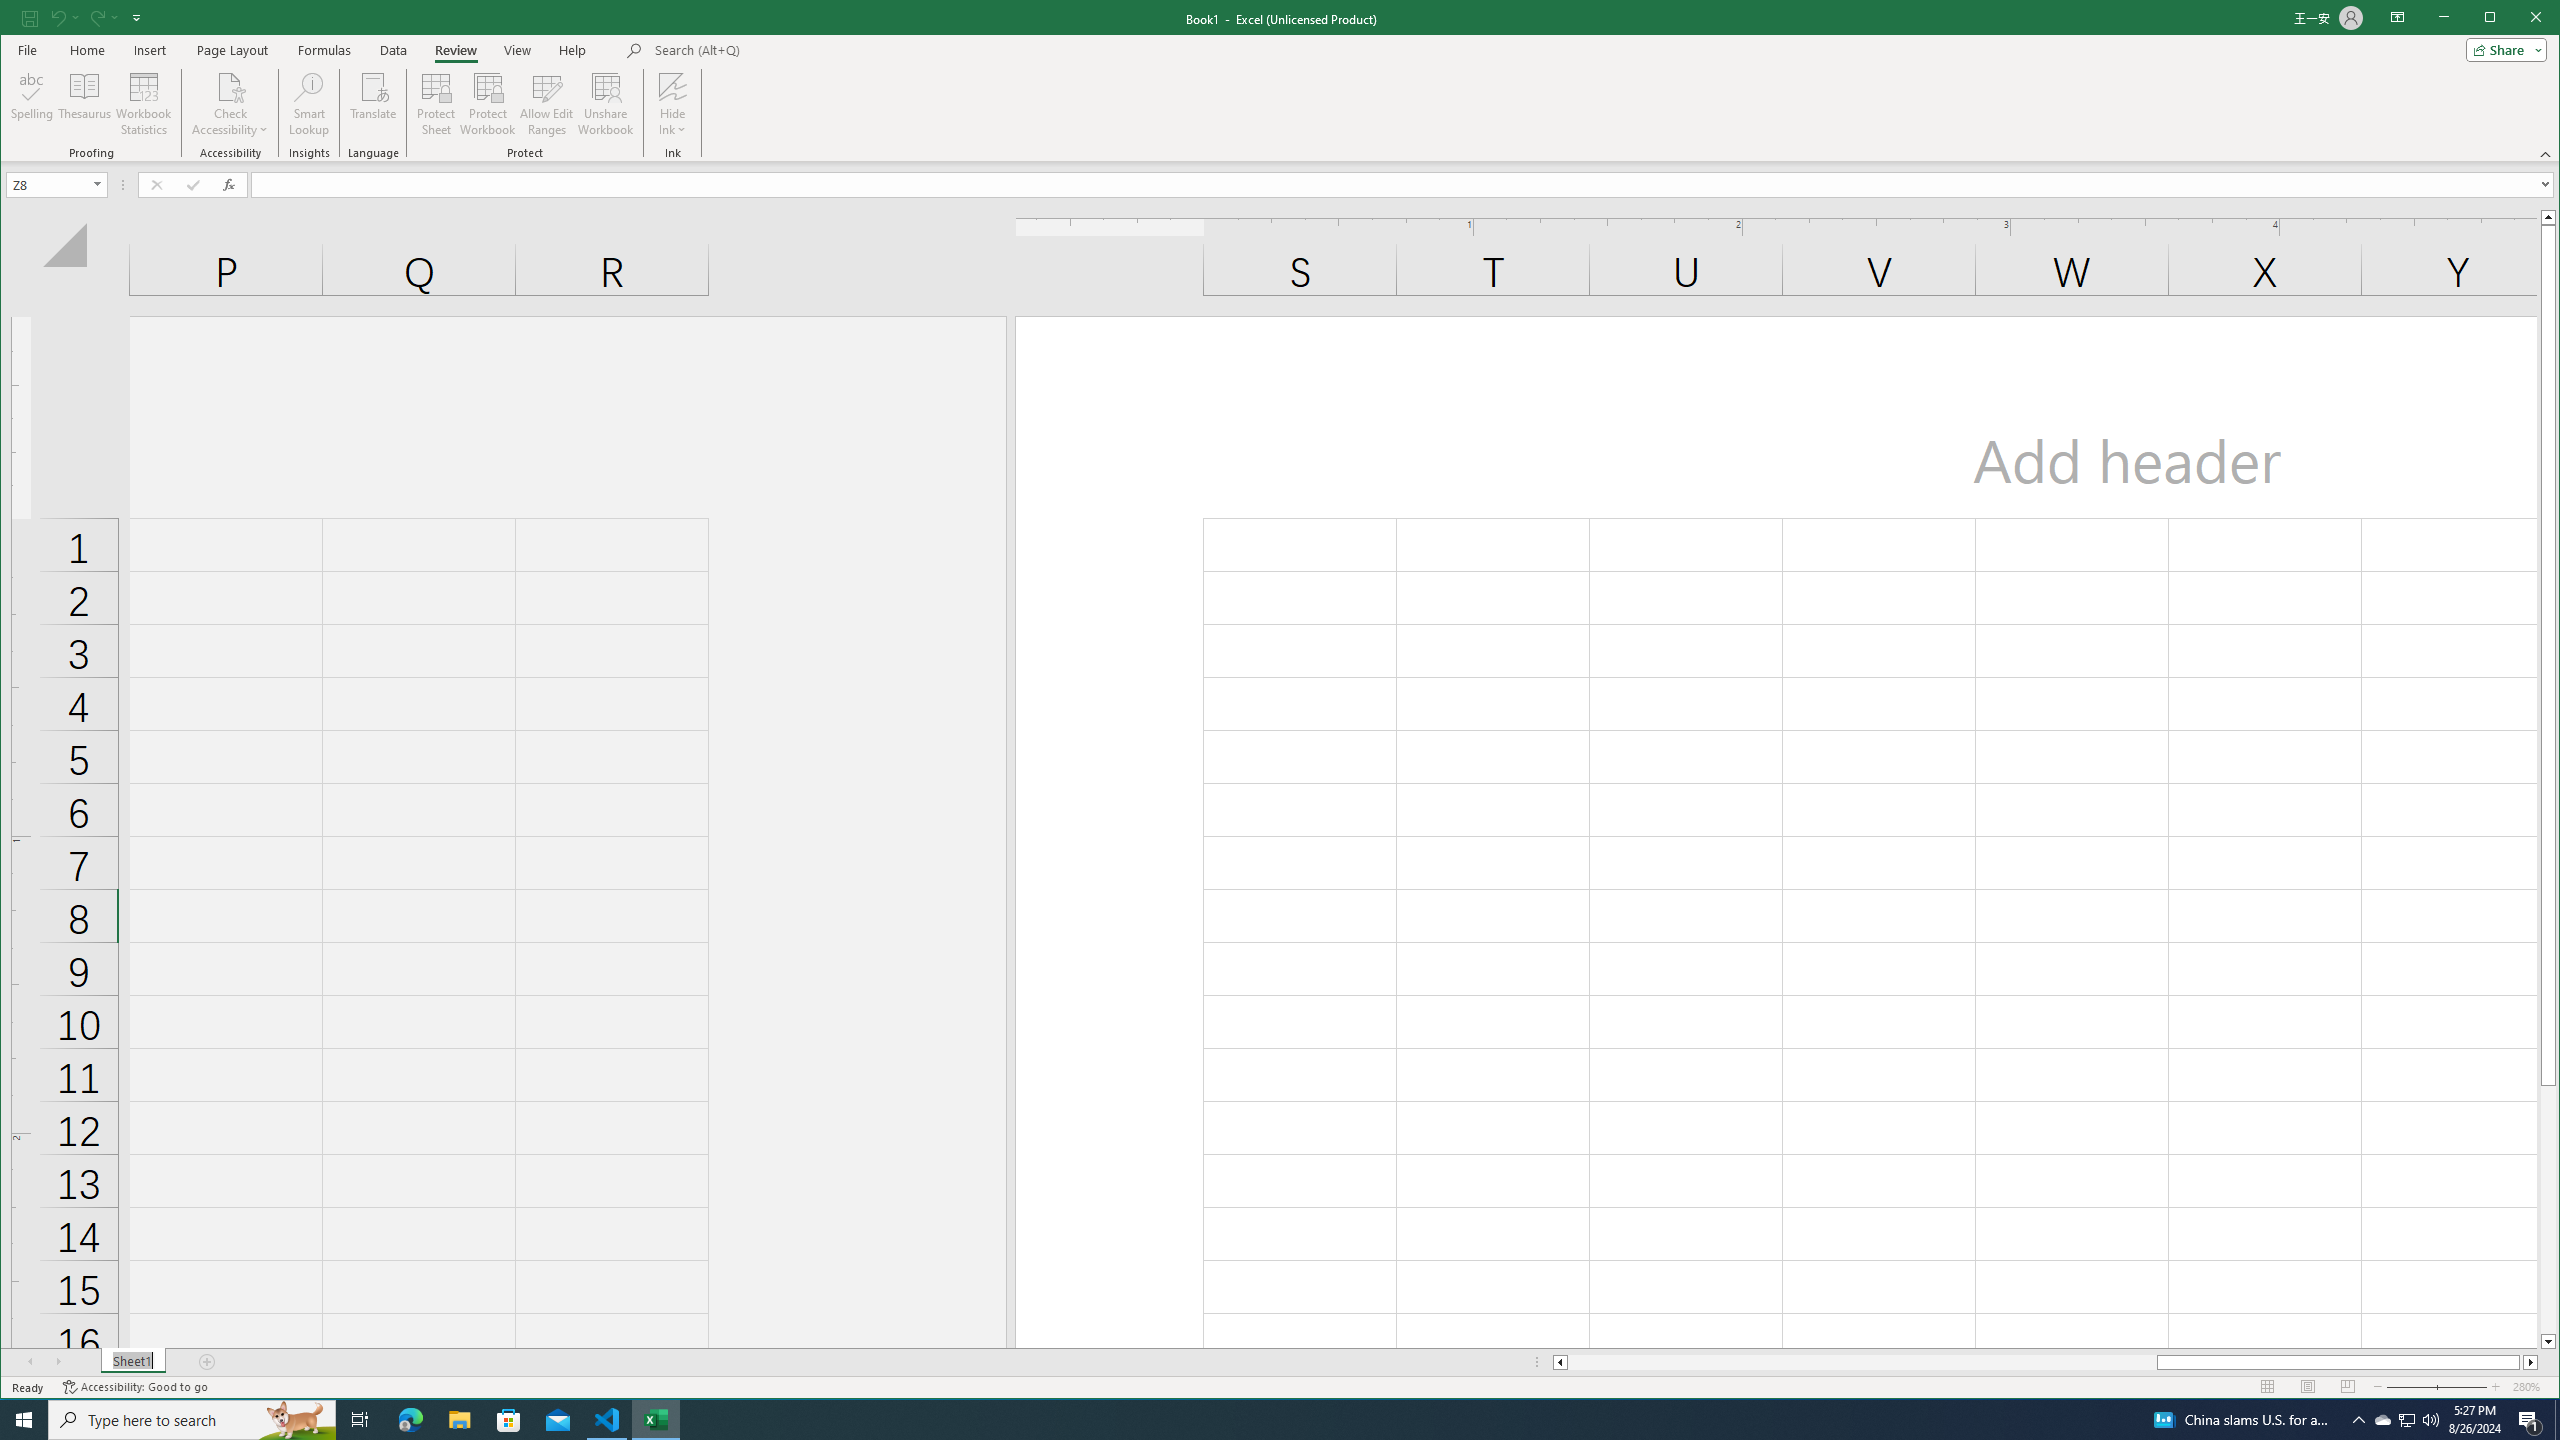 This screenshot has height=1440, width=2560. I want to click on 'Visual Studio Code - 1 running window', so click(607, 1418).